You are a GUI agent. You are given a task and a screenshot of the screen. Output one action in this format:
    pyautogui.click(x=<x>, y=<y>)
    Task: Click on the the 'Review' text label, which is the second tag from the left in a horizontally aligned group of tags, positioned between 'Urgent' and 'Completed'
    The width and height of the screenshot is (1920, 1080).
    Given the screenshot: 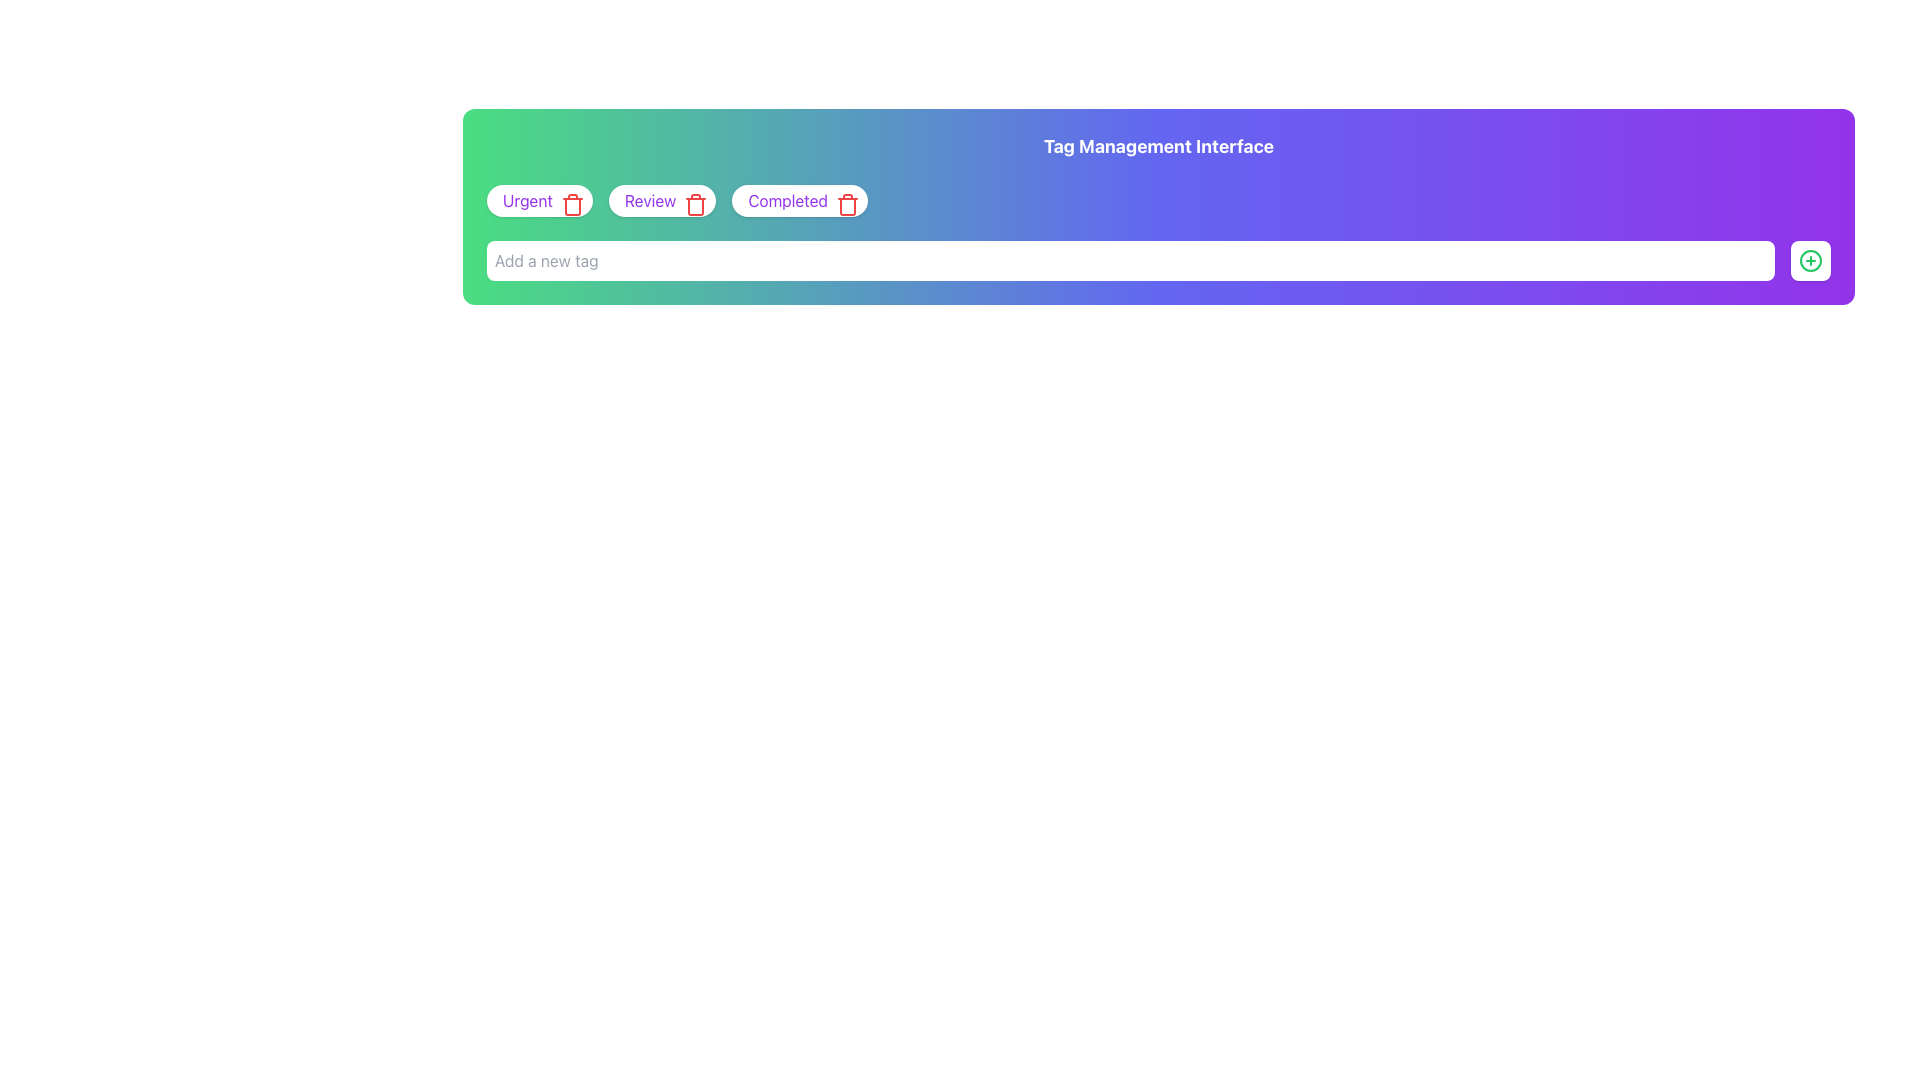 What is the action you would take?
    pyautogui.click(x=650, y=200)
    